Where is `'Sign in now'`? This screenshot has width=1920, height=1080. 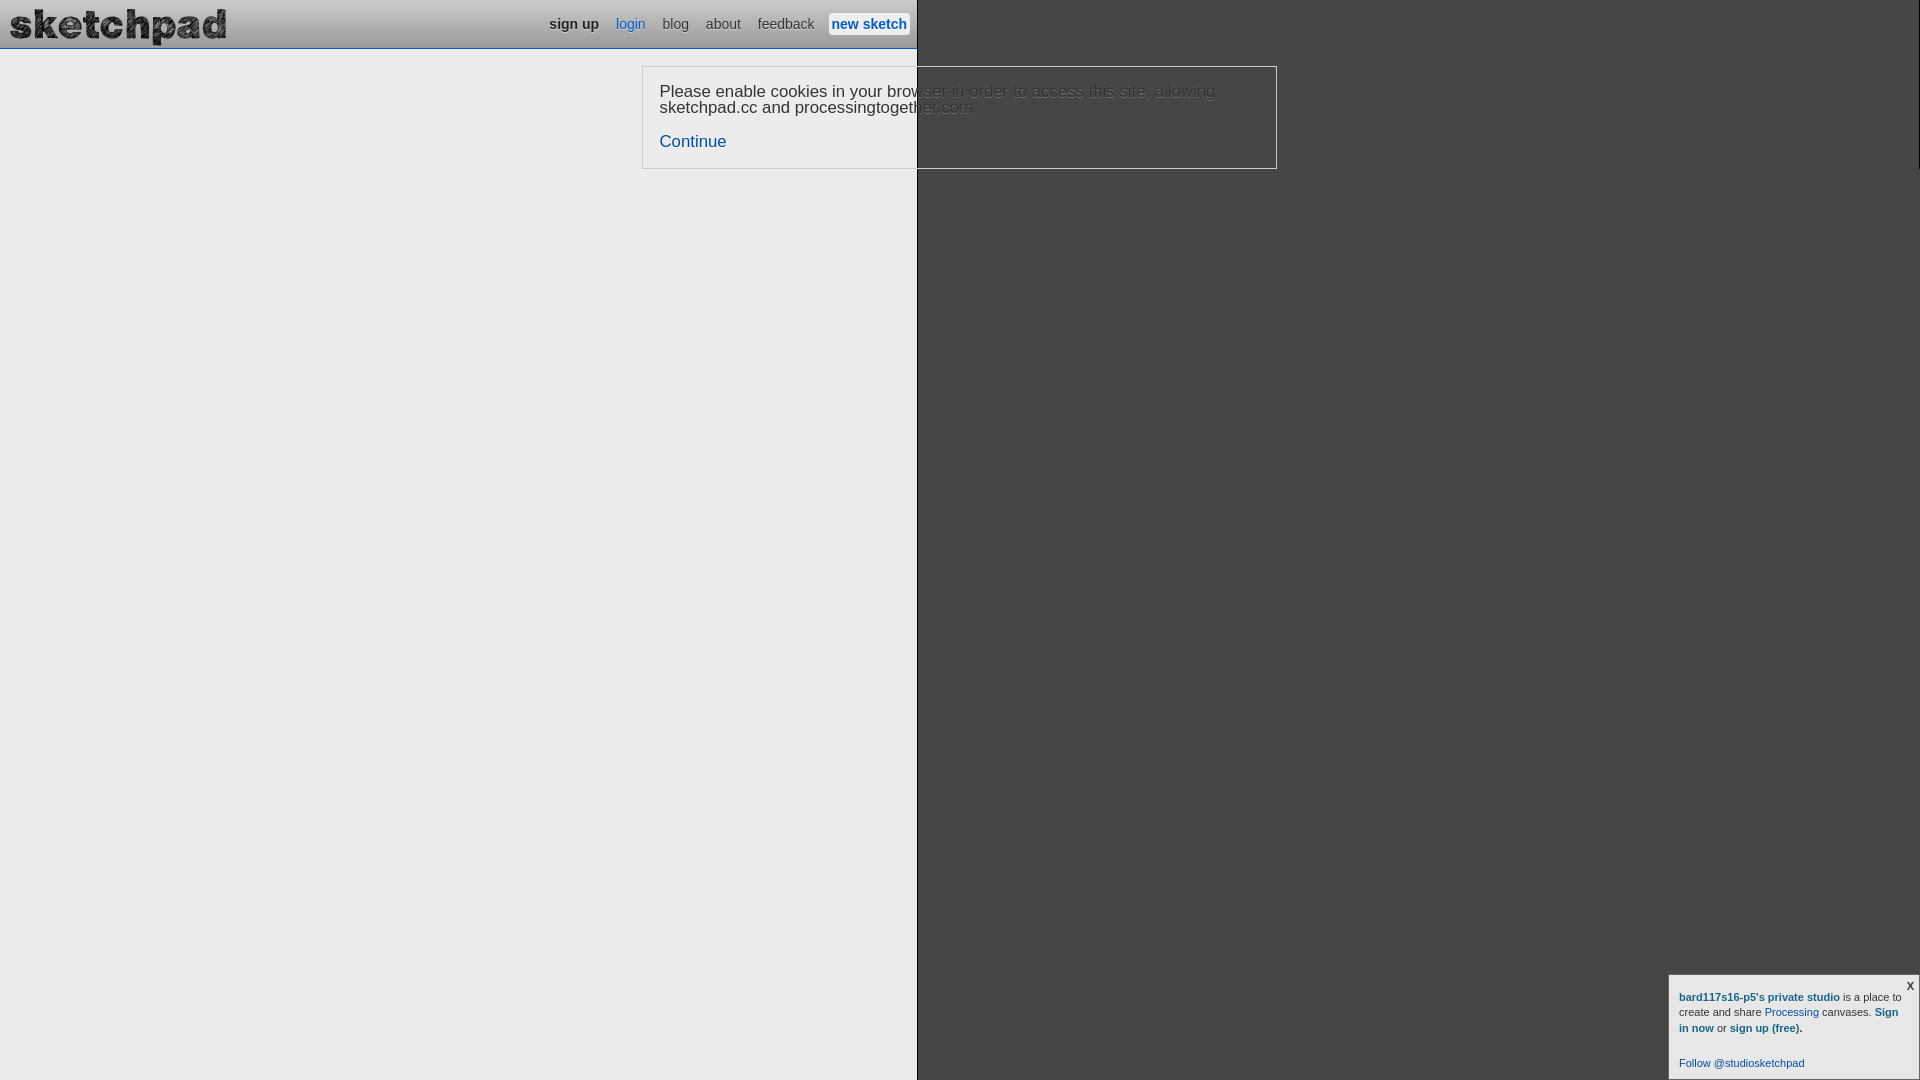 'Sign in now' is located at coordinates (1789, 1019).